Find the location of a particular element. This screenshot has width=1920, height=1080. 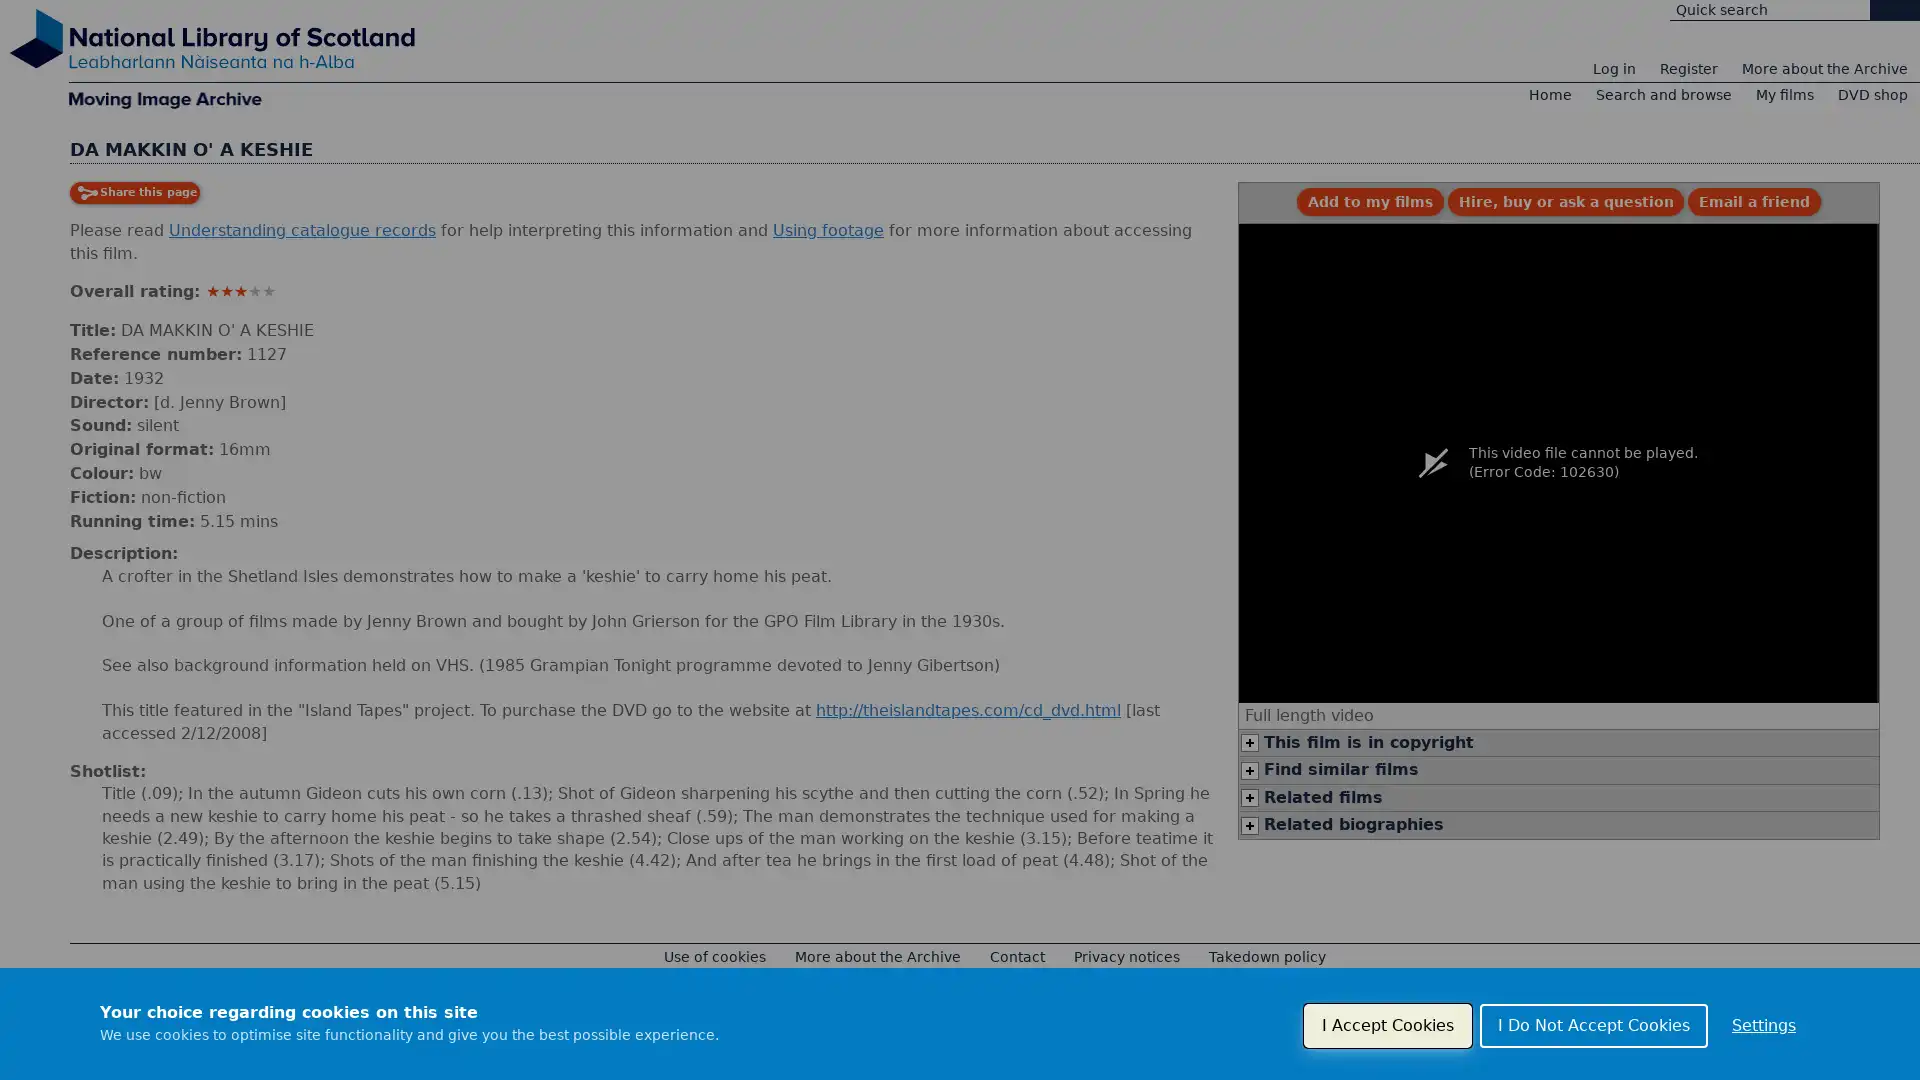

I Accept Cookies is located at coordinates (1386, 1026).